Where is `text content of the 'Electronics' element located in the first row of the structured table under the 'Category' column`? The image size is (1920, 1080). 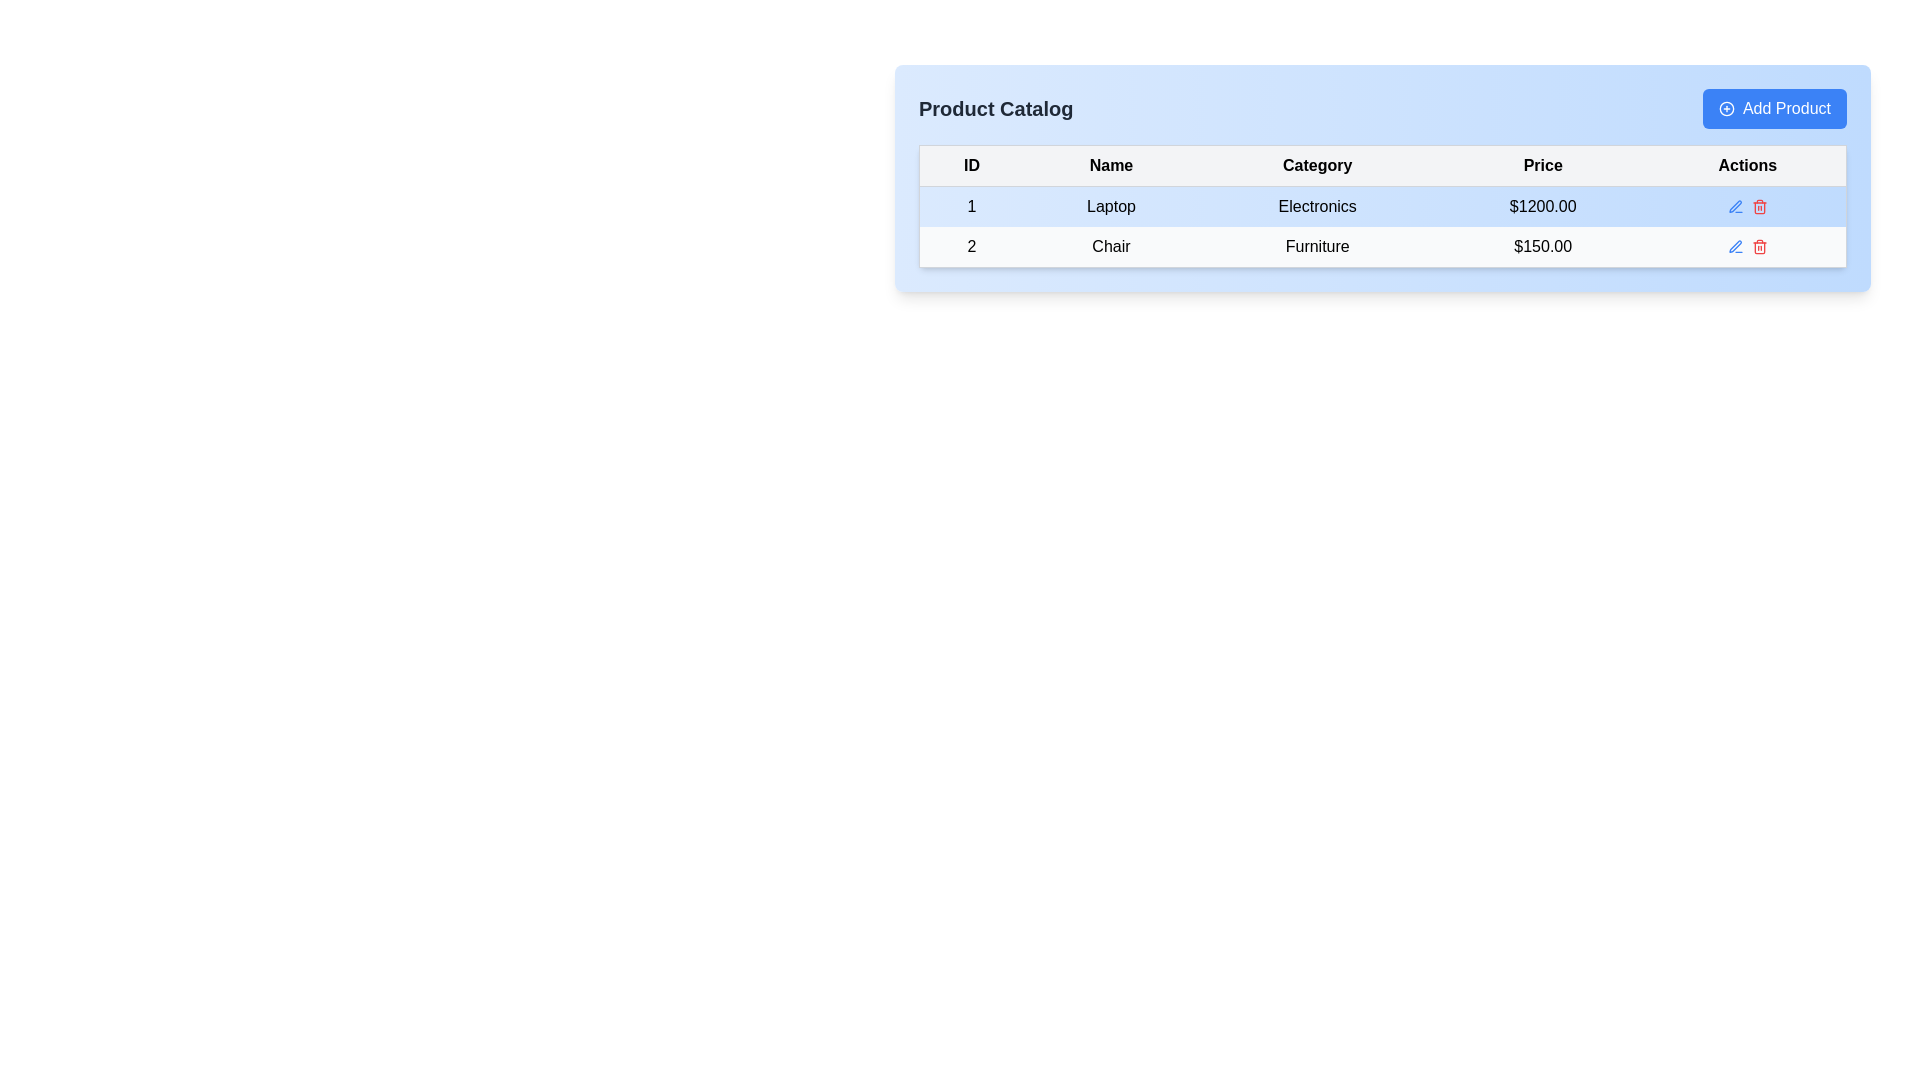 text content of the 'Electronics' element located in the first row of the structured table under the 'Category' column is located at coordinates (1317, 206).